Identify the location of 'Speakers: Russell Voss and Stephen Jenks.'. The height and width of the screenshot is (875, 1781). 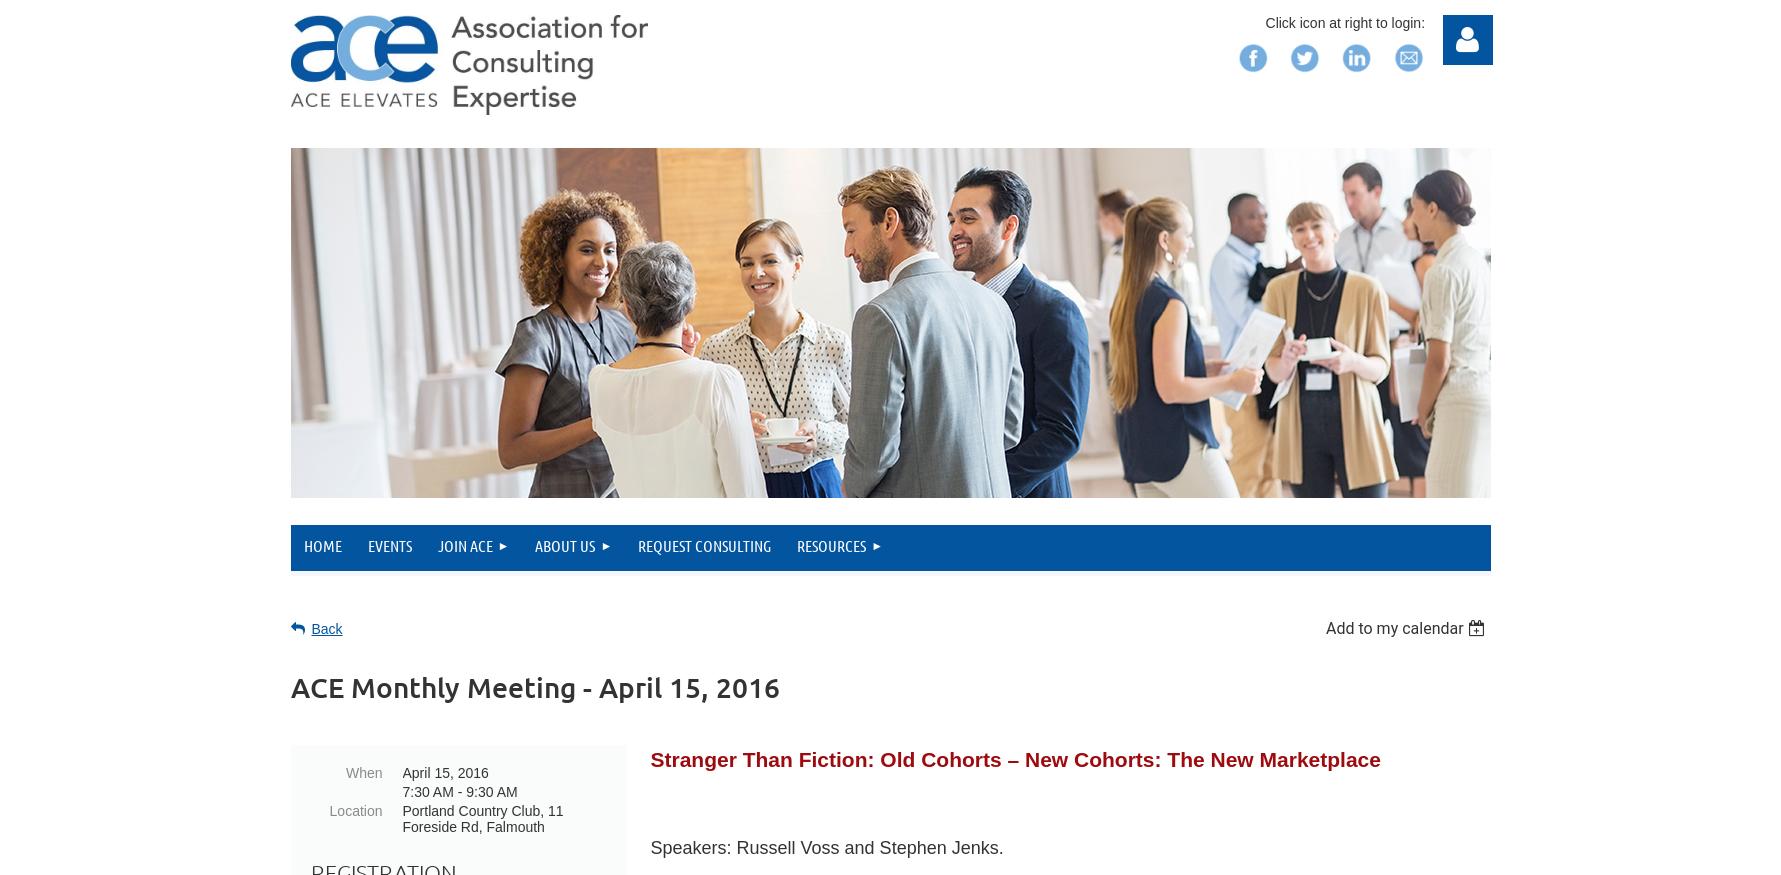
(829, 847).